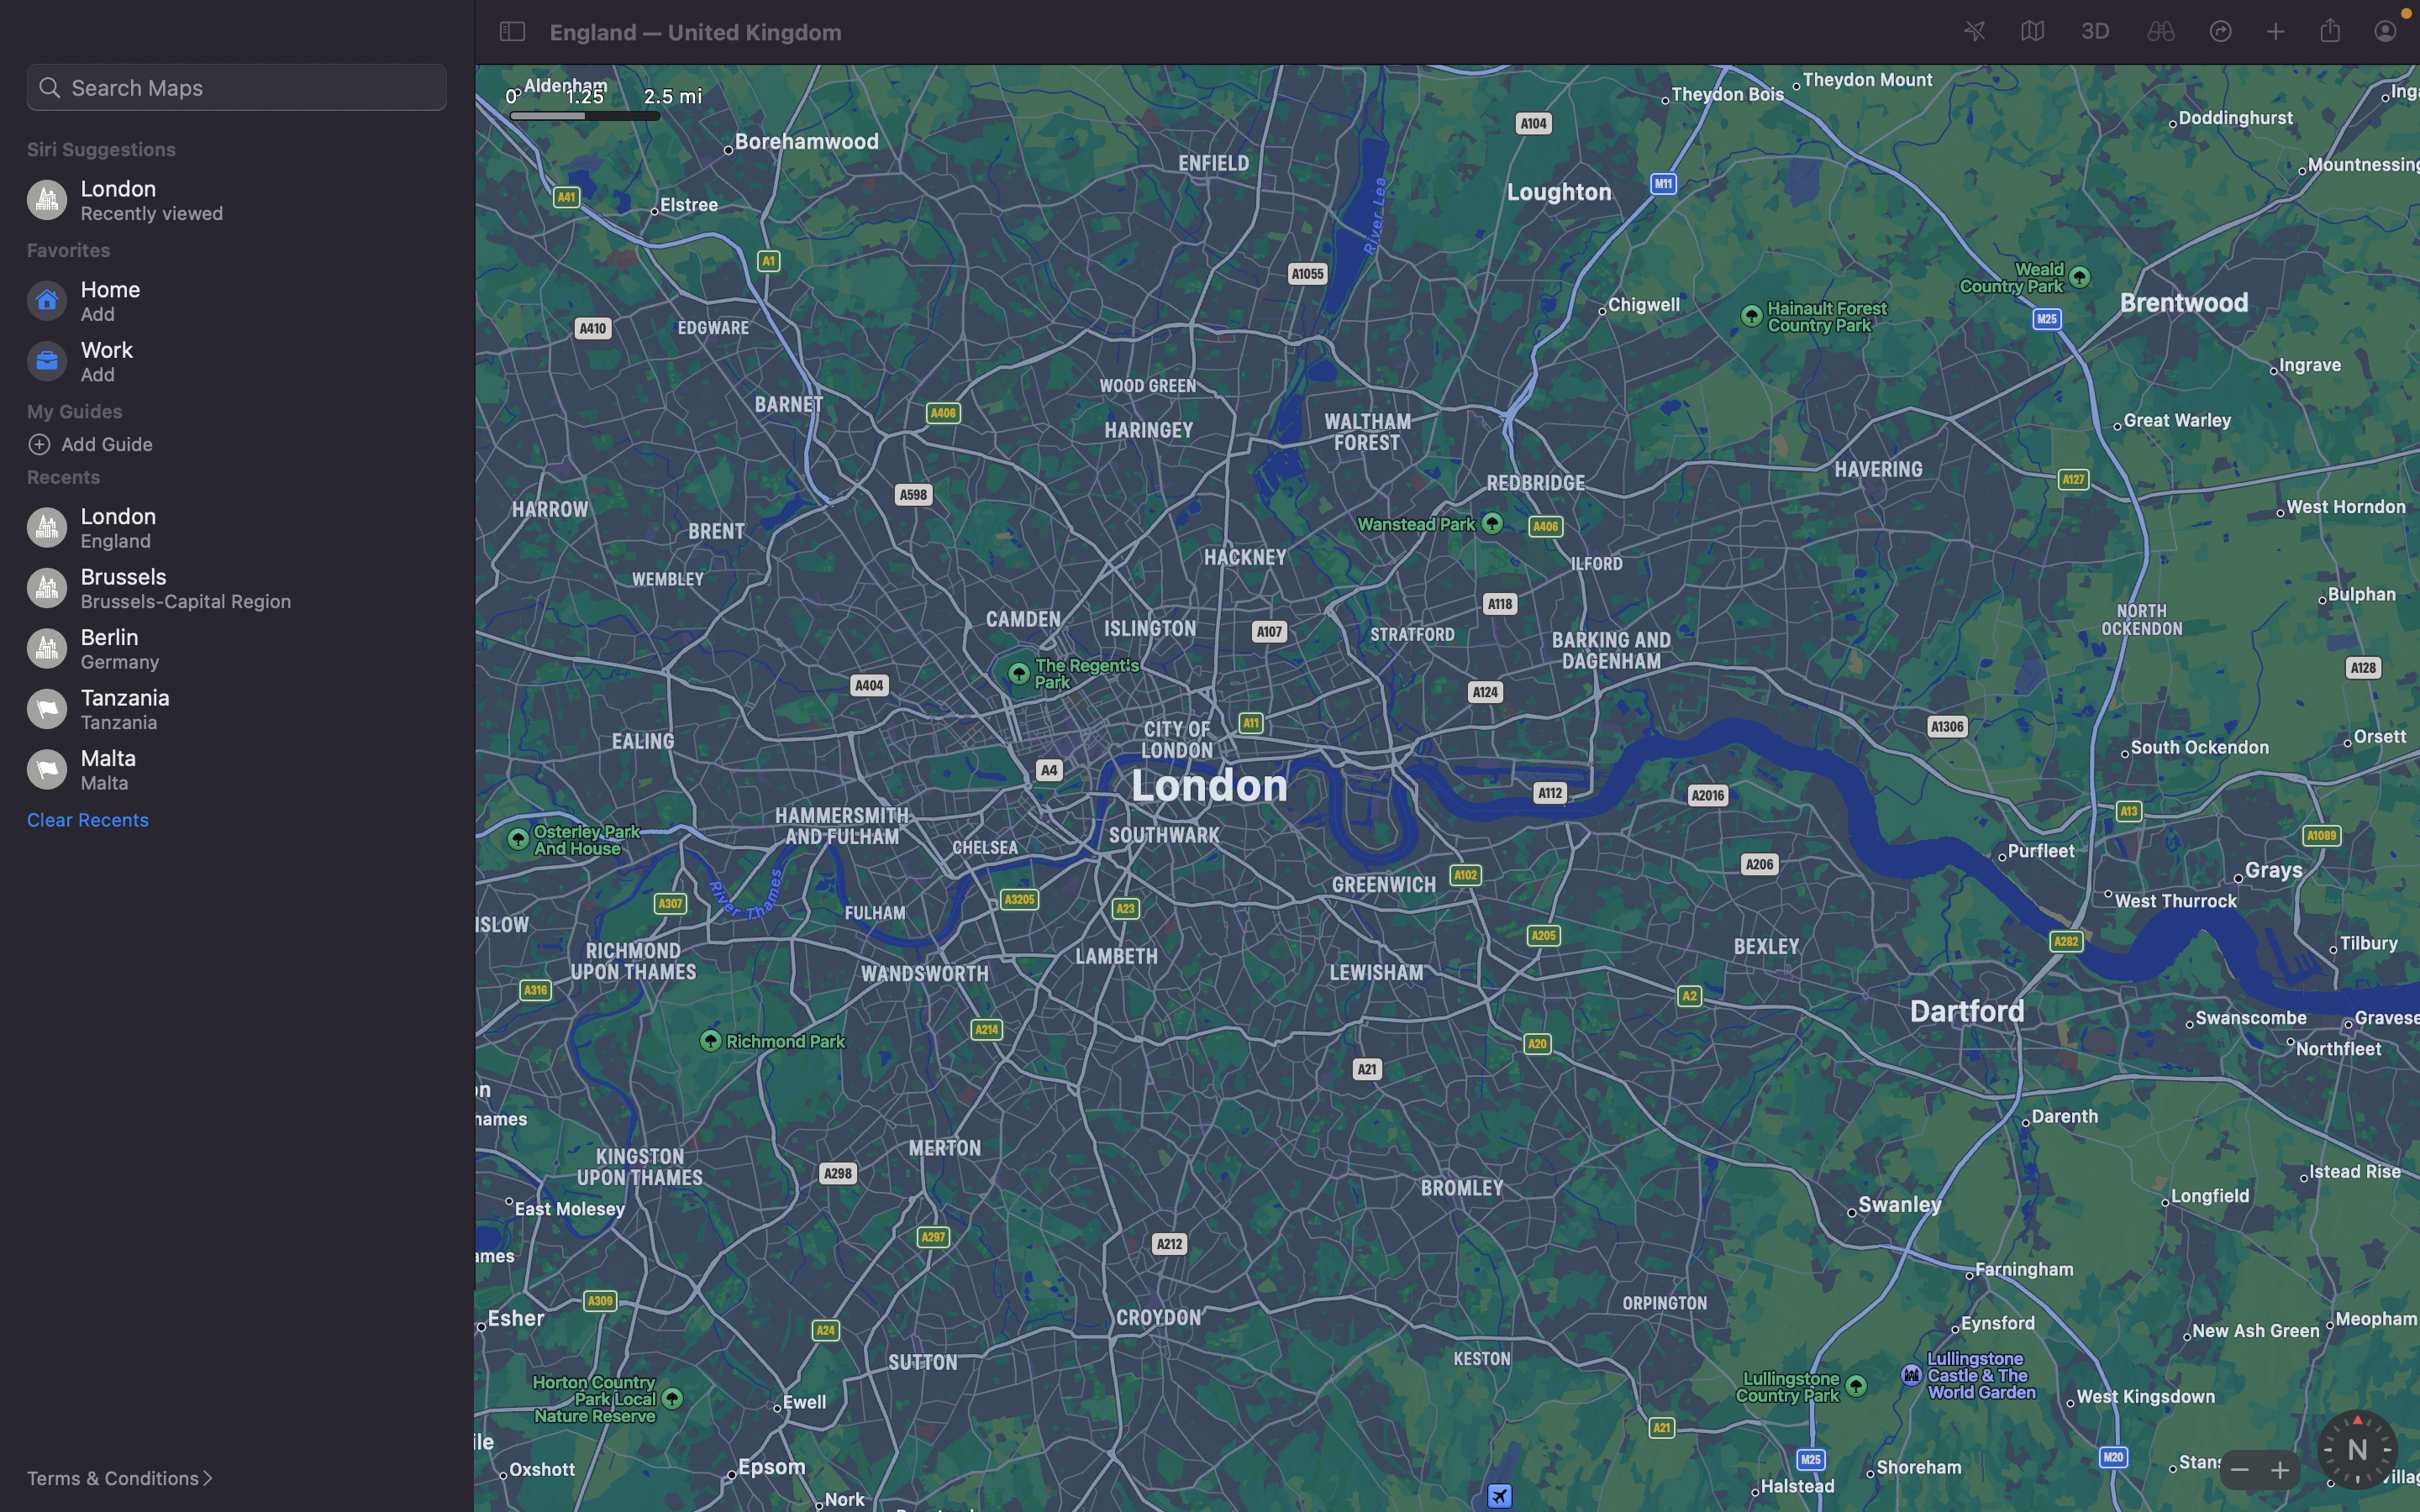 Image resolution: width=2420 pixels, height=1512 pixels. What do you see at coordinates (2356, 1449) in the screenshot?
I see `the compass function` at bounding box center [2356, 1449].